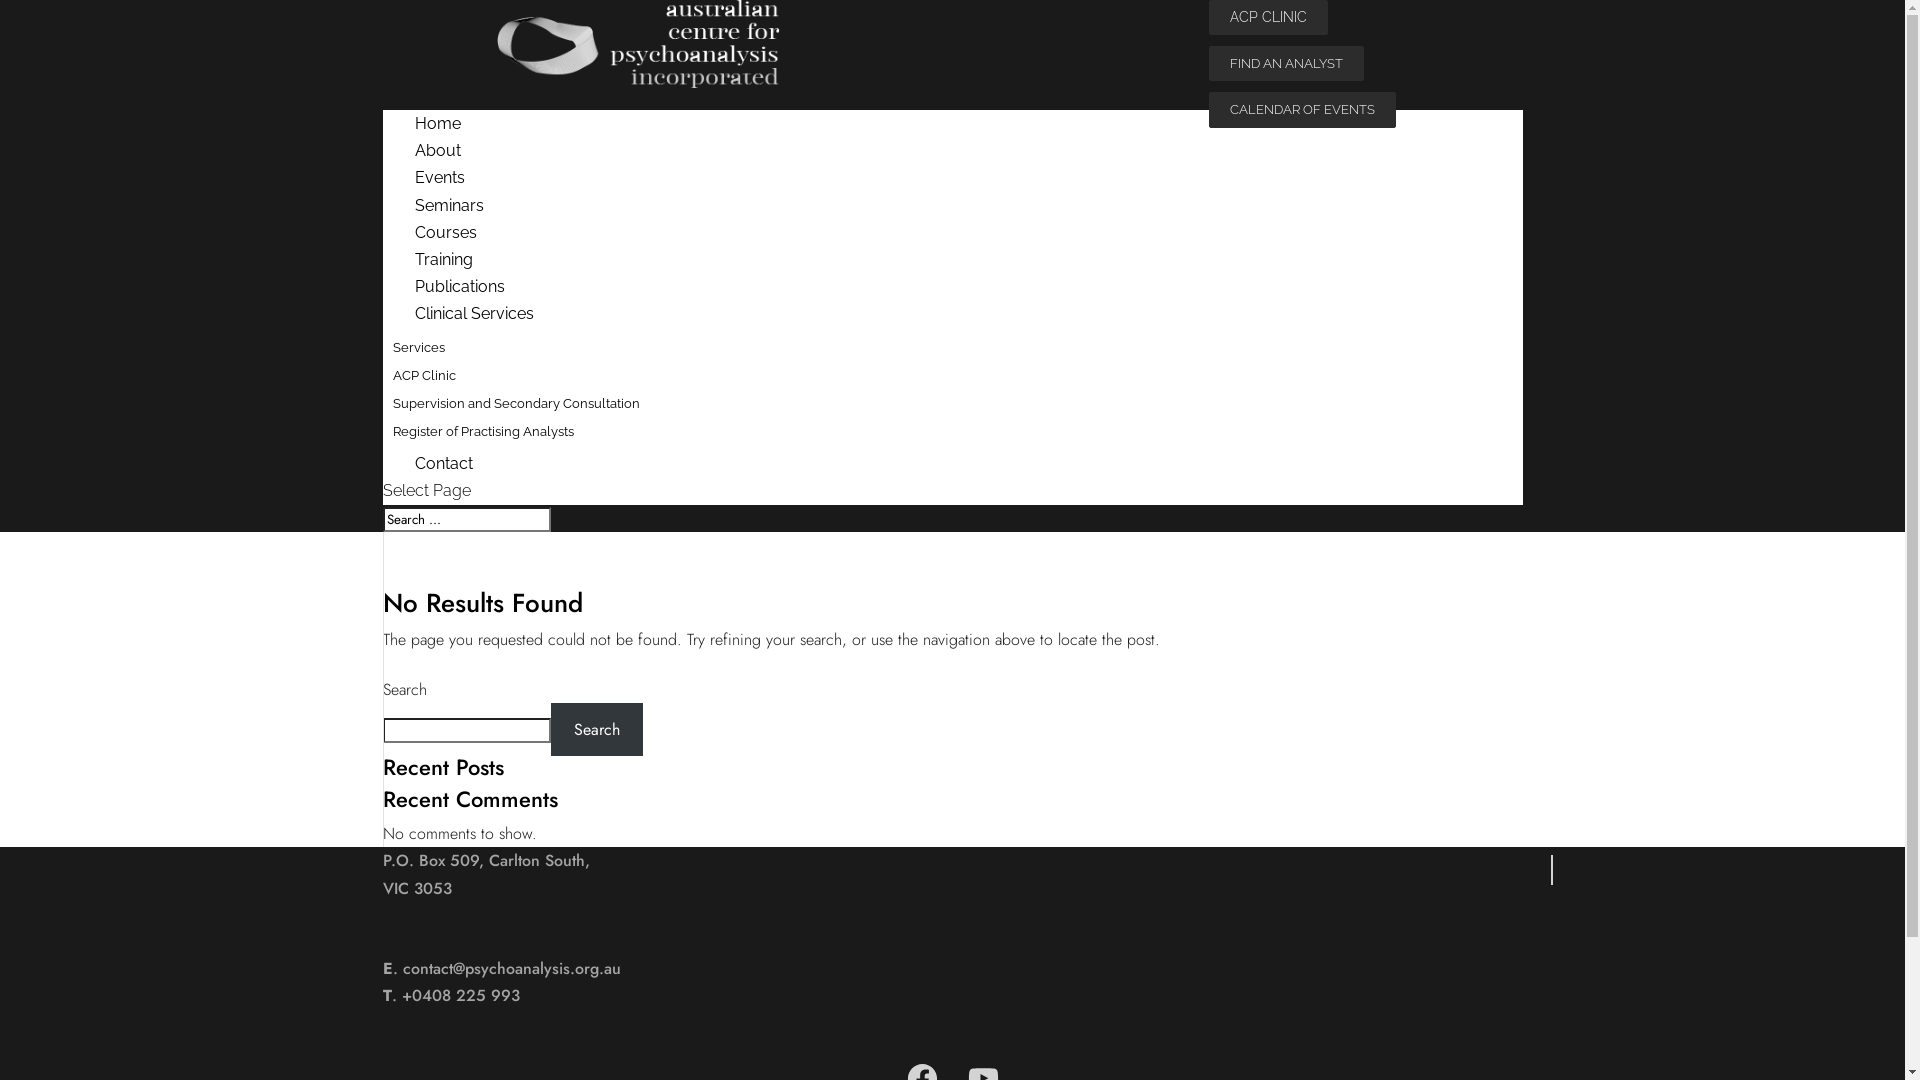 This screenshot has width=1920, height=1080. What do you see at coordinates (448, 205) in the screenshot?
I see `'Seminars'` at bounding box center [448, 205].